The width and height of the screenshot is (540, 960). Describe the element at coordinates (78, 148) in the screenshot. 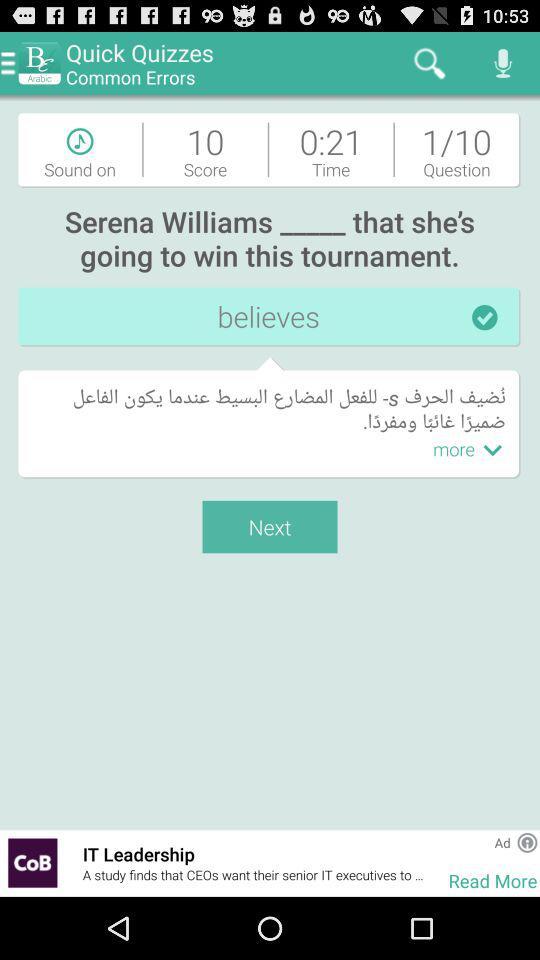

I see `sound on` at that location.